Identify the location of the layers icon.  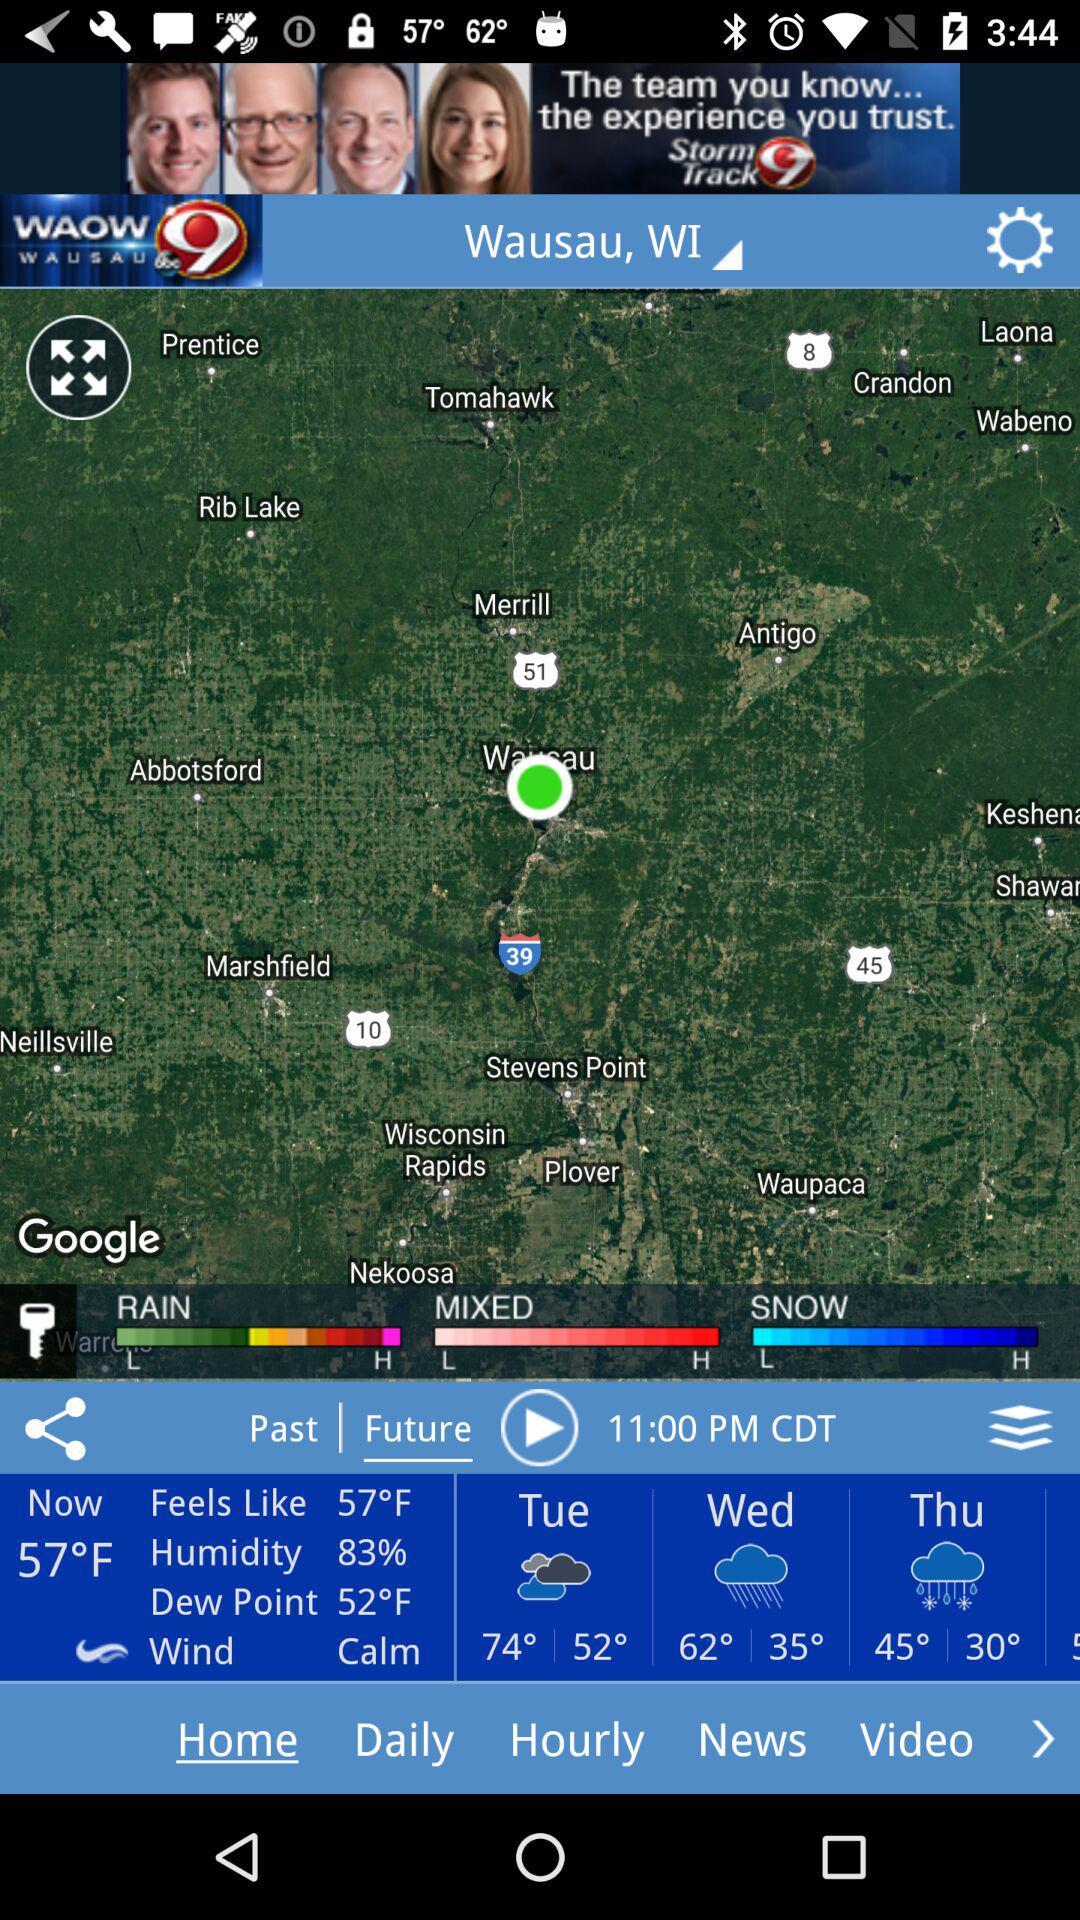
(1020, 1426).